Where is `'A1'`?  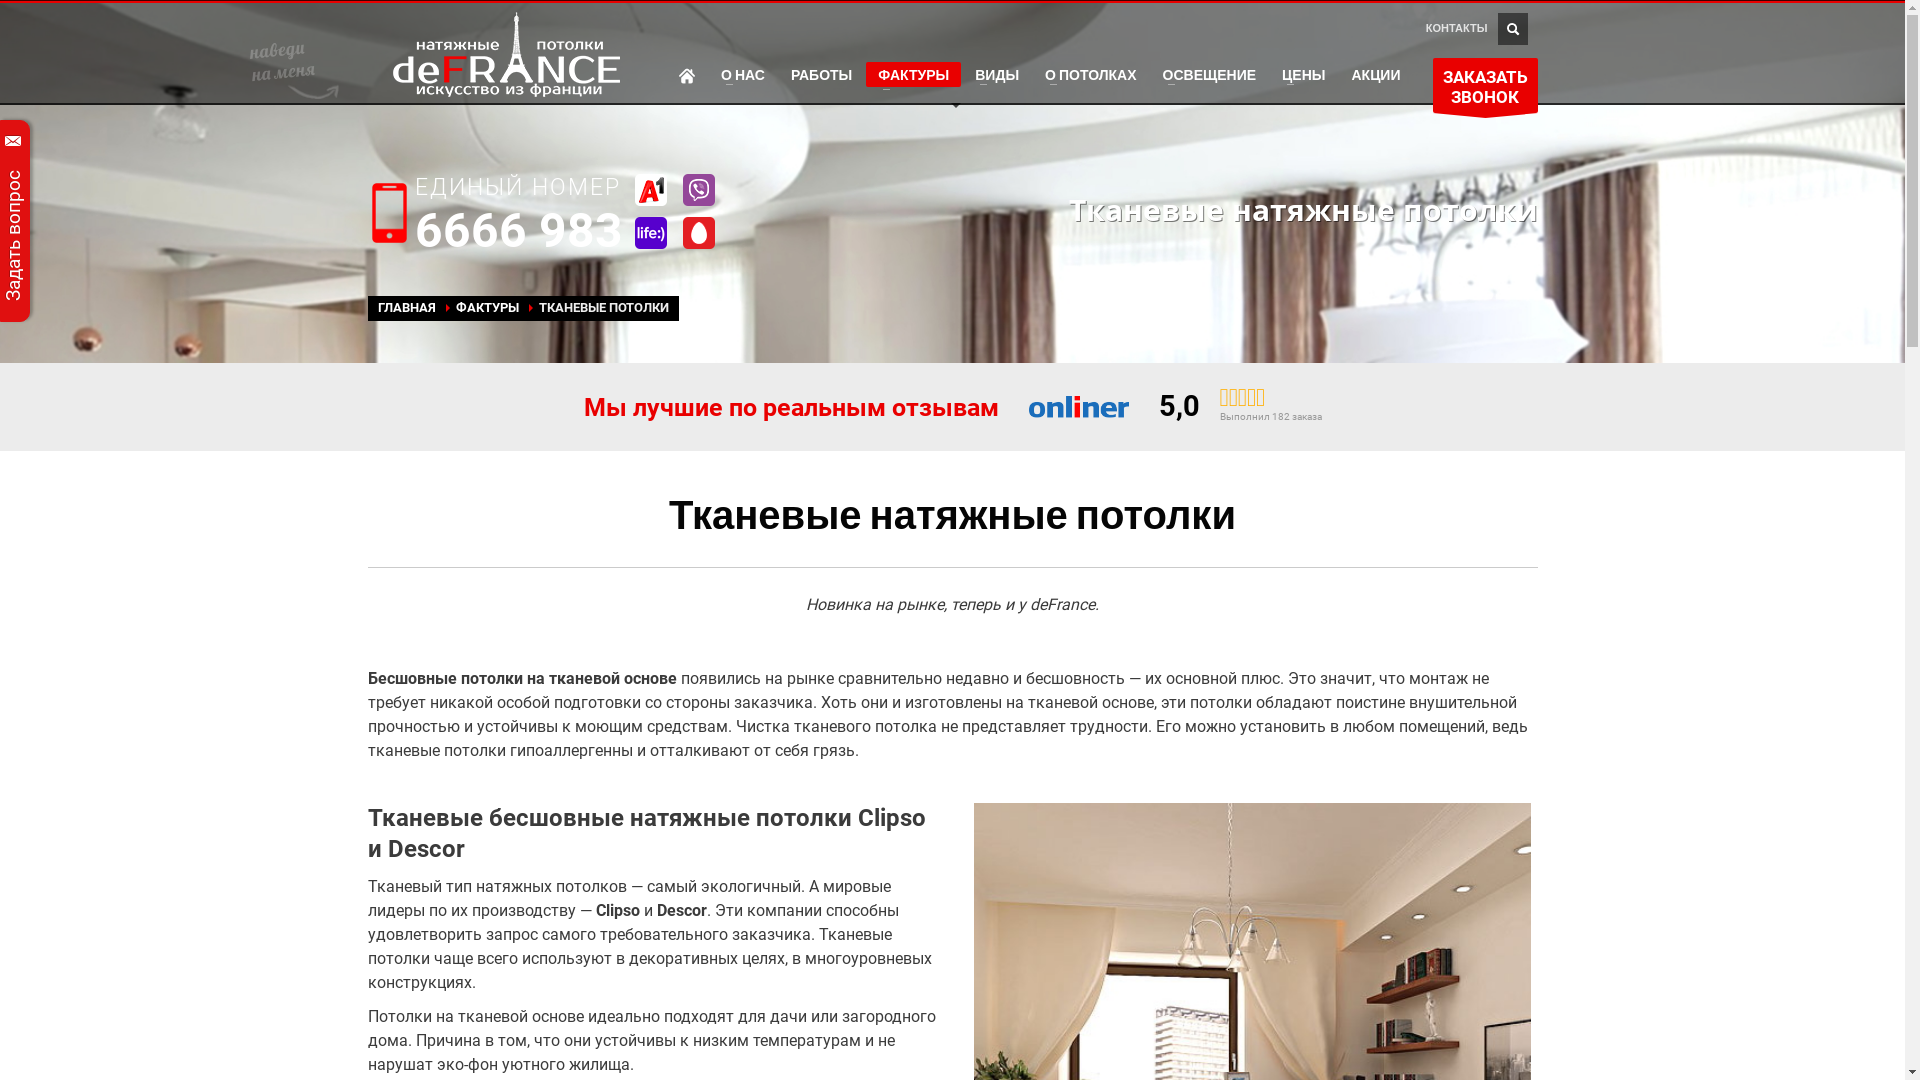 'A1' is located at coordinates (649, 189).